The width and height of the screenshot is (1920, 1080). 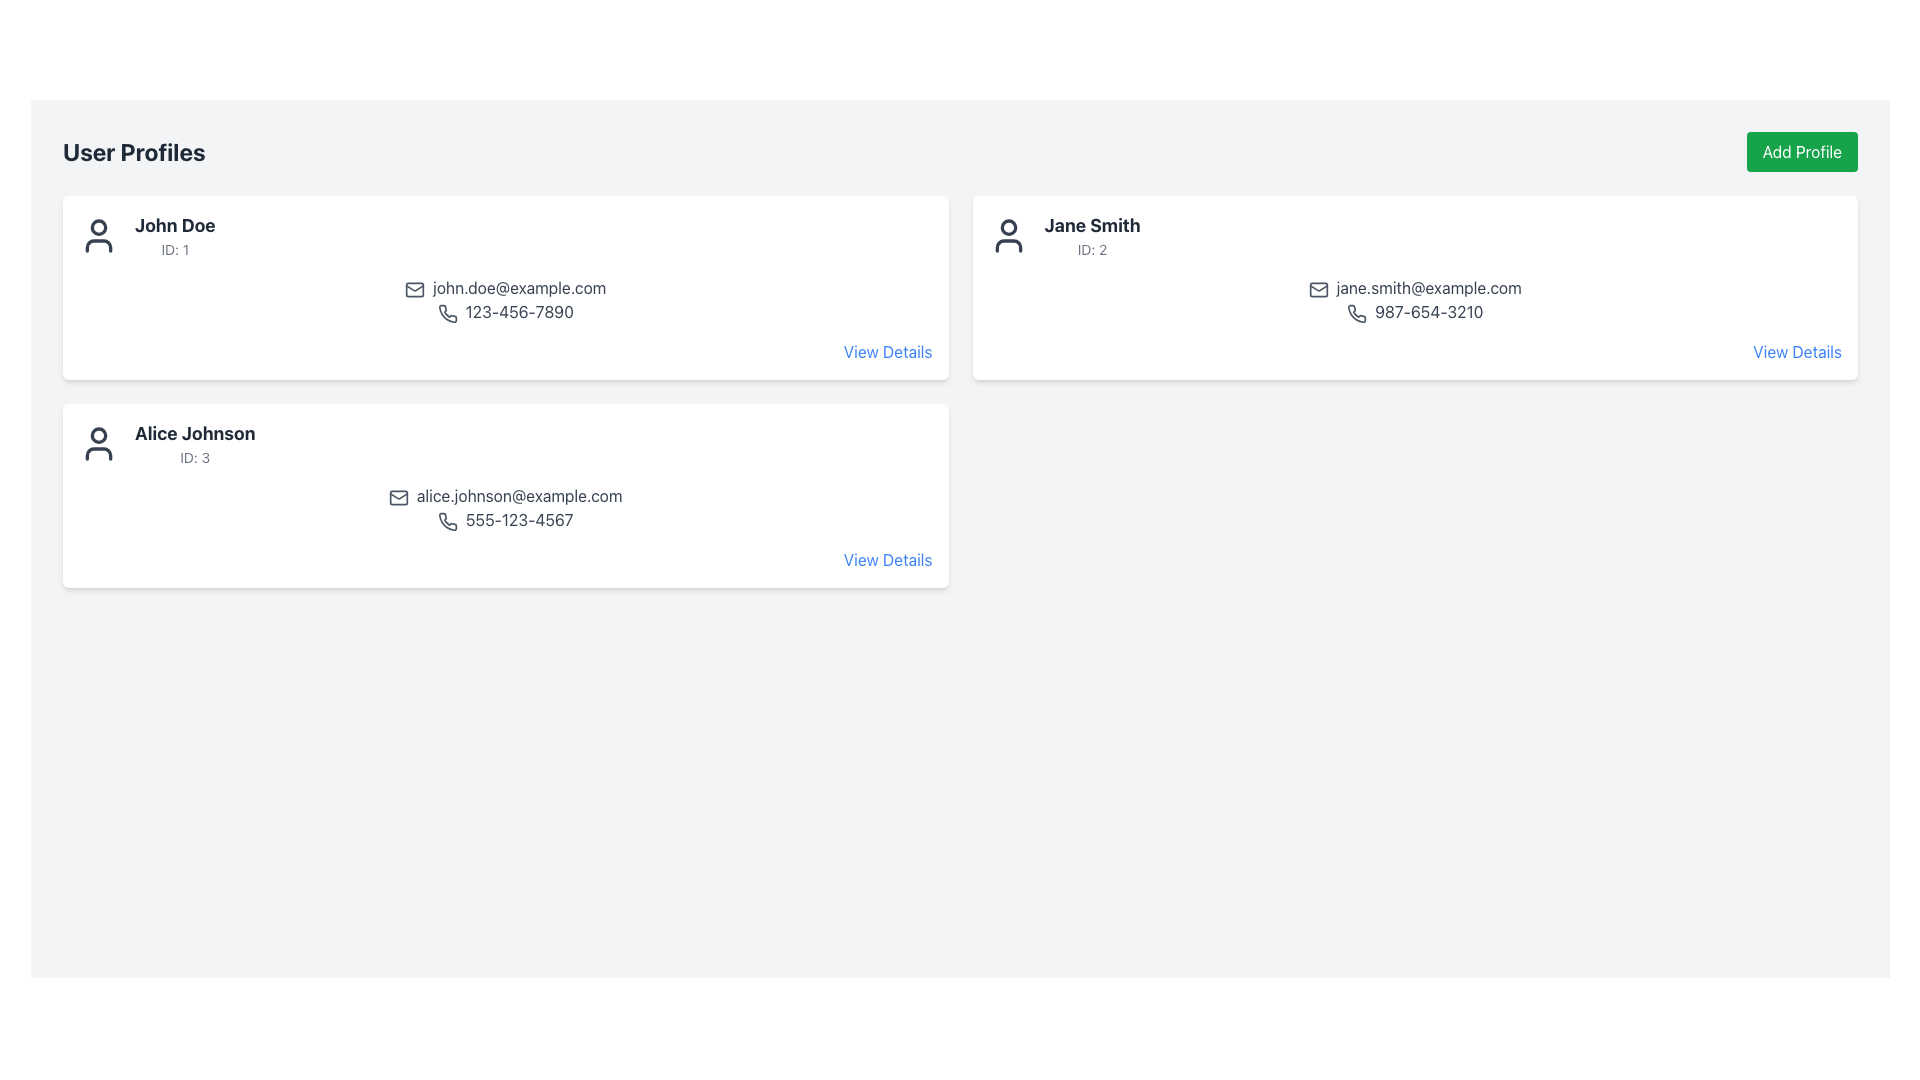 I want to click on contact information (email and phone number) provided in the informational text located in Alice Johnson's profile card, which is situated below the 'ID: 3' text and above the 'View Details' link, so click(x=505, y=507).